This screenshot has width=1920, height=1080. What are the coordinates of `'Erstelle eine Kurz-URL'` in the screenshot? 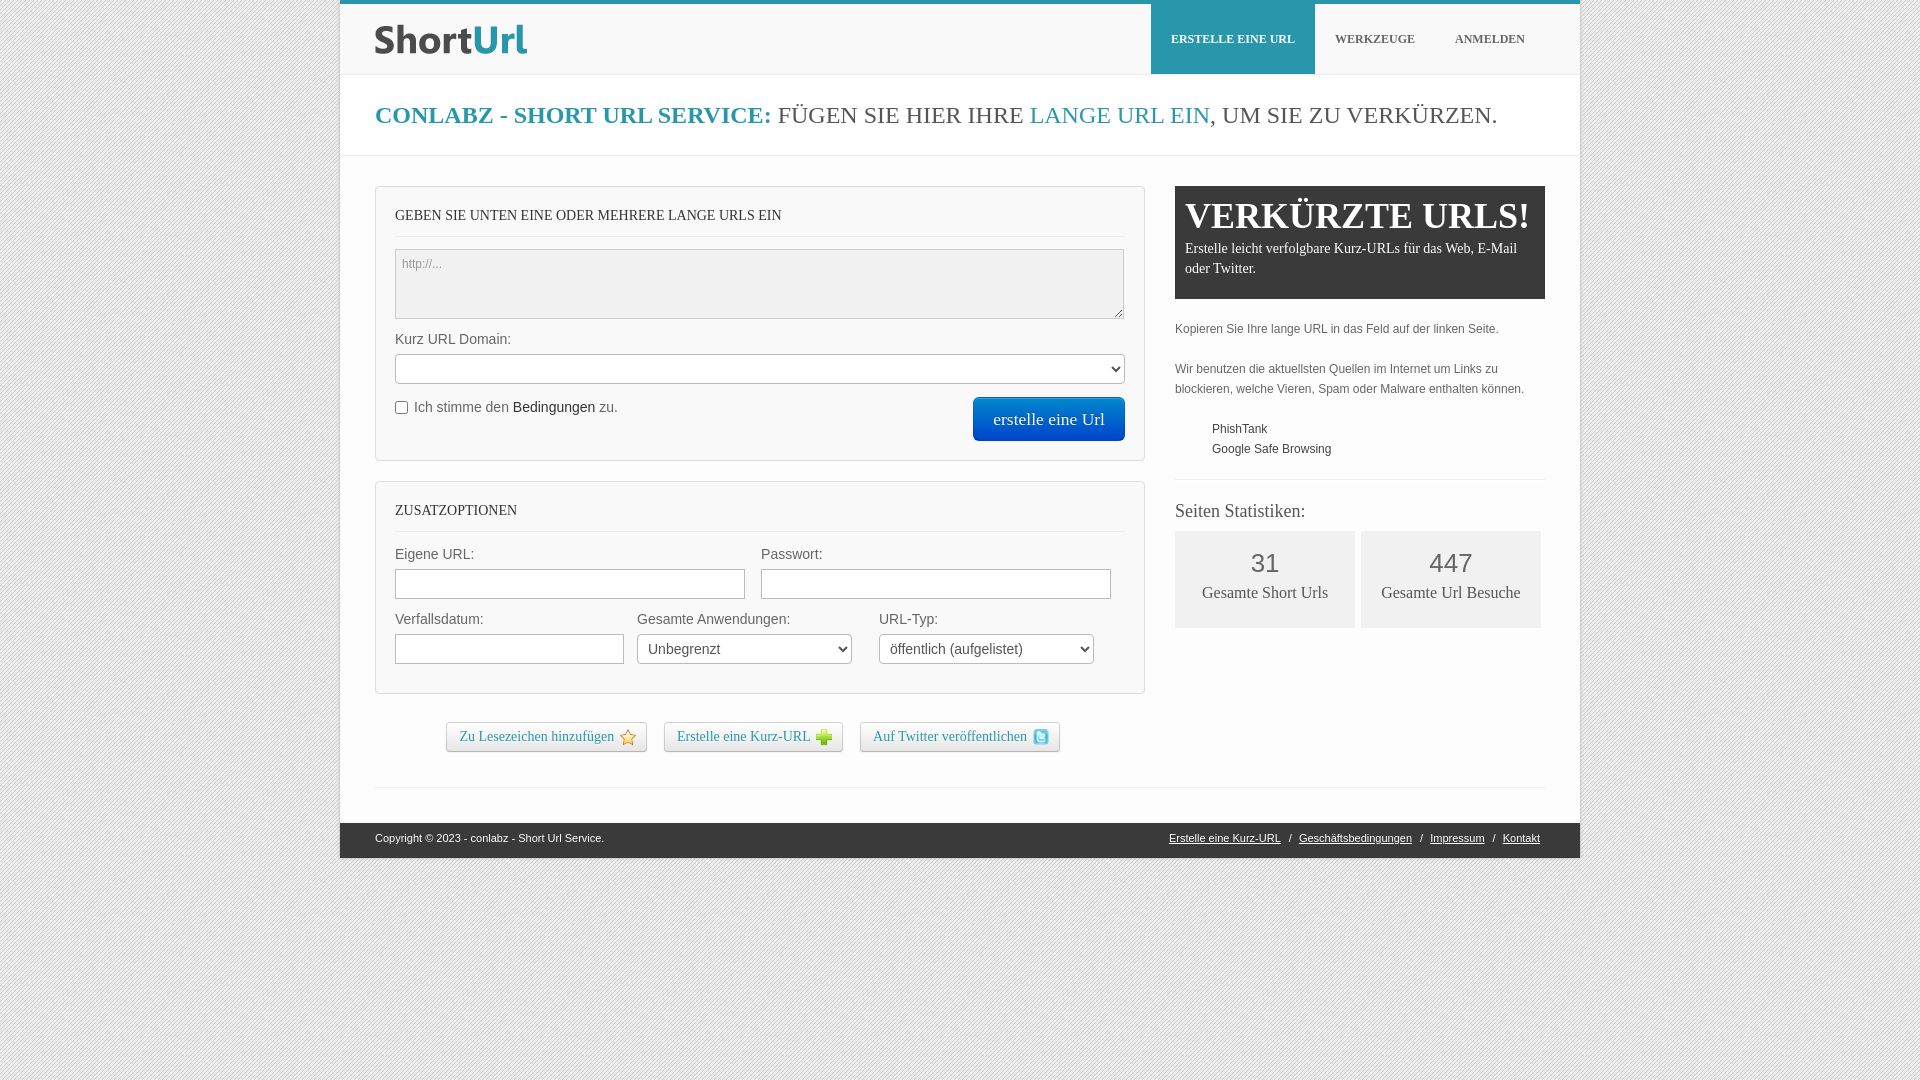 It's located at (663, 736).